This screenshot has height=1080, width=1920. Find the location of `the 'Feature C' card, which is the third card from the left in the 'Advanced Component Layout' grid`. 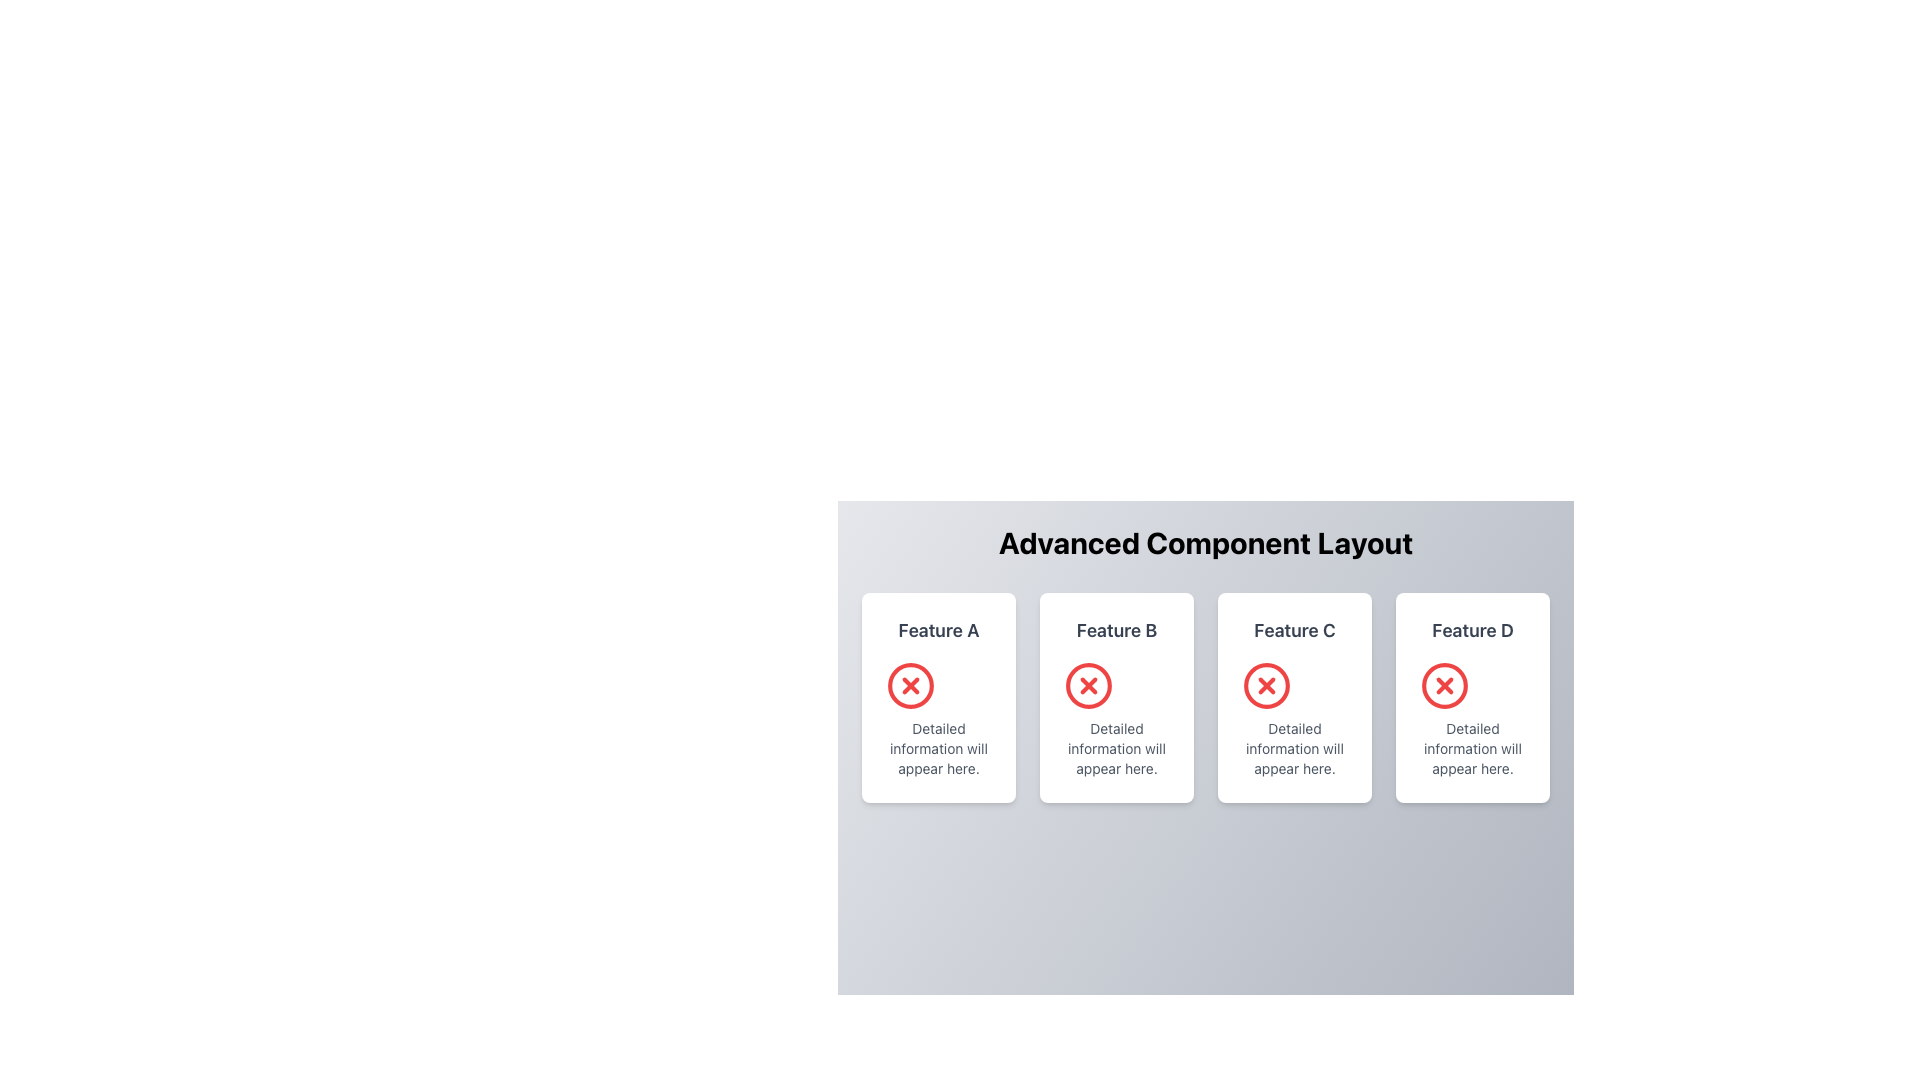

the 'Feature C' card, which is the third card from the left in the 'Advanced Component Layout' grid is located at coordinates (1295, 697).